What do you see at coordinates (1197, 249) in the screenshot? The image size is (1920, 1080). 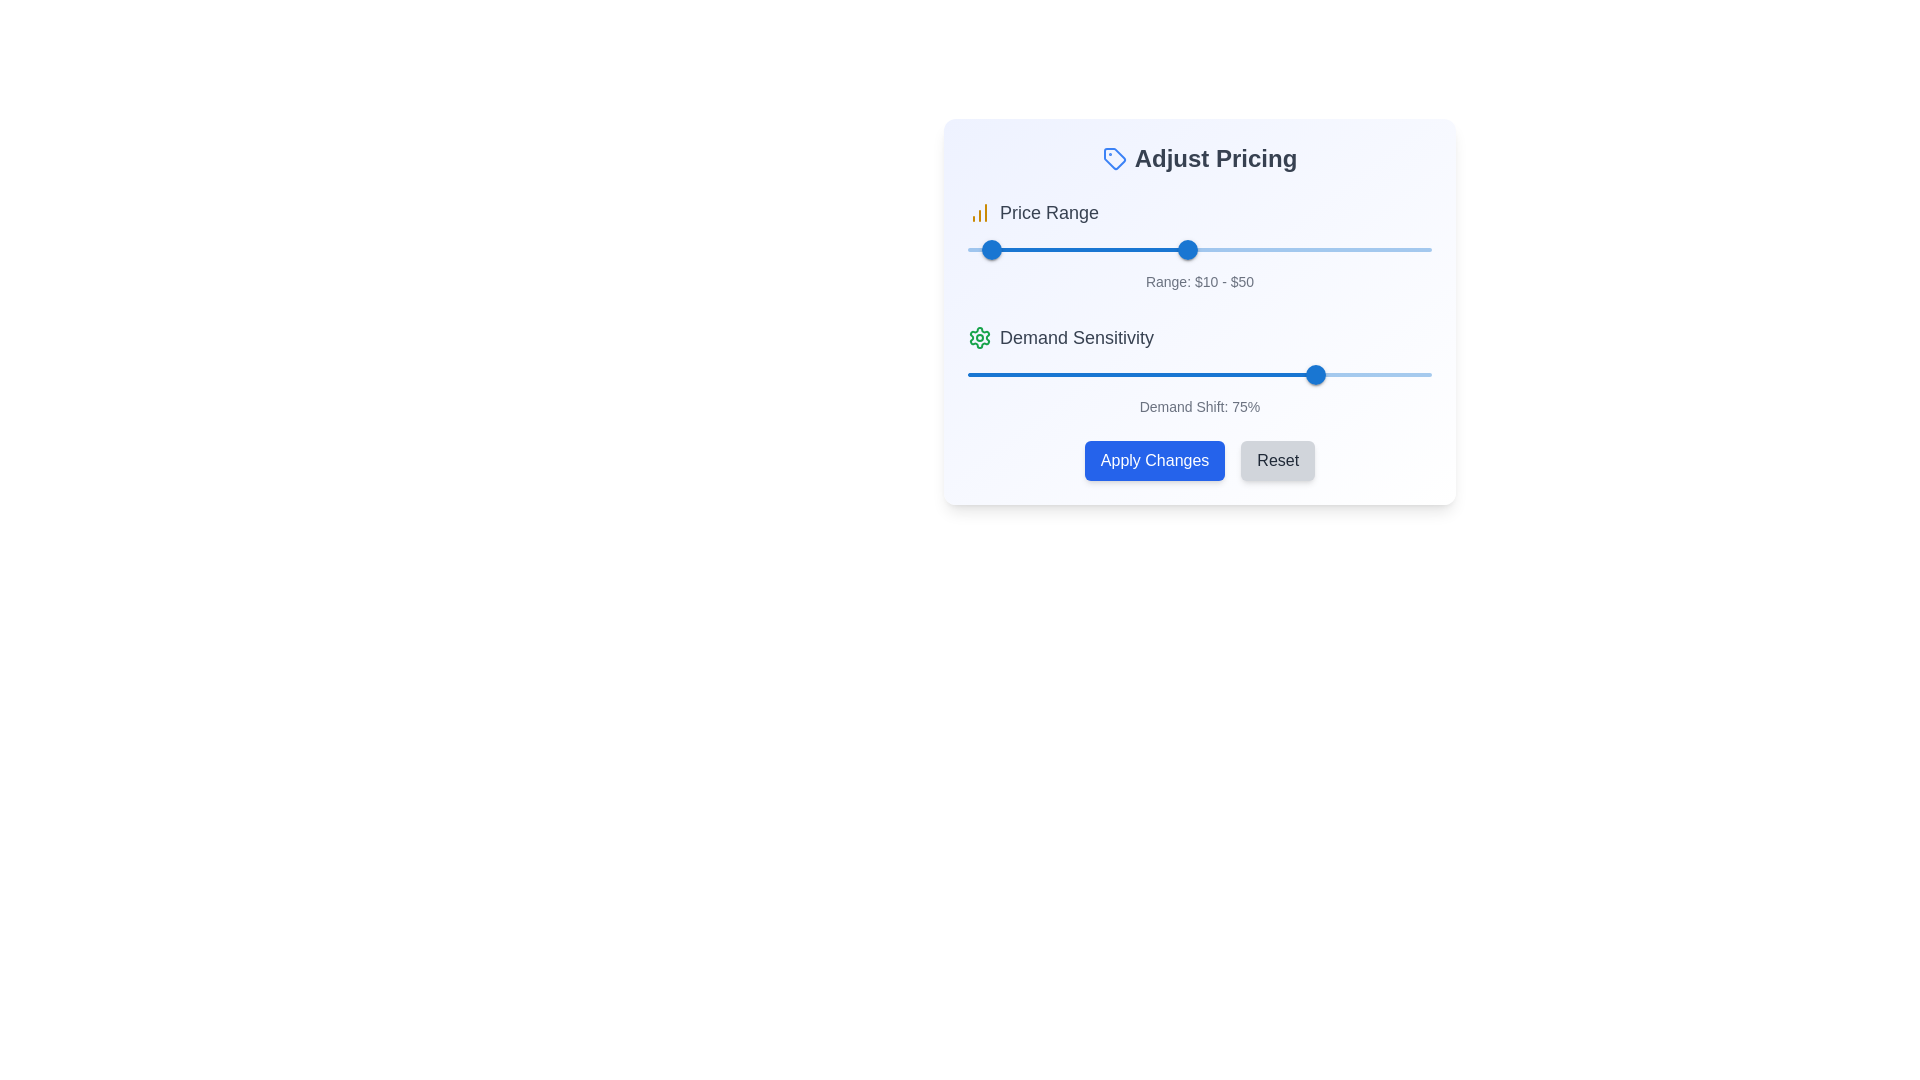 I see `the price range slider` at bounding box center [1197, 249].